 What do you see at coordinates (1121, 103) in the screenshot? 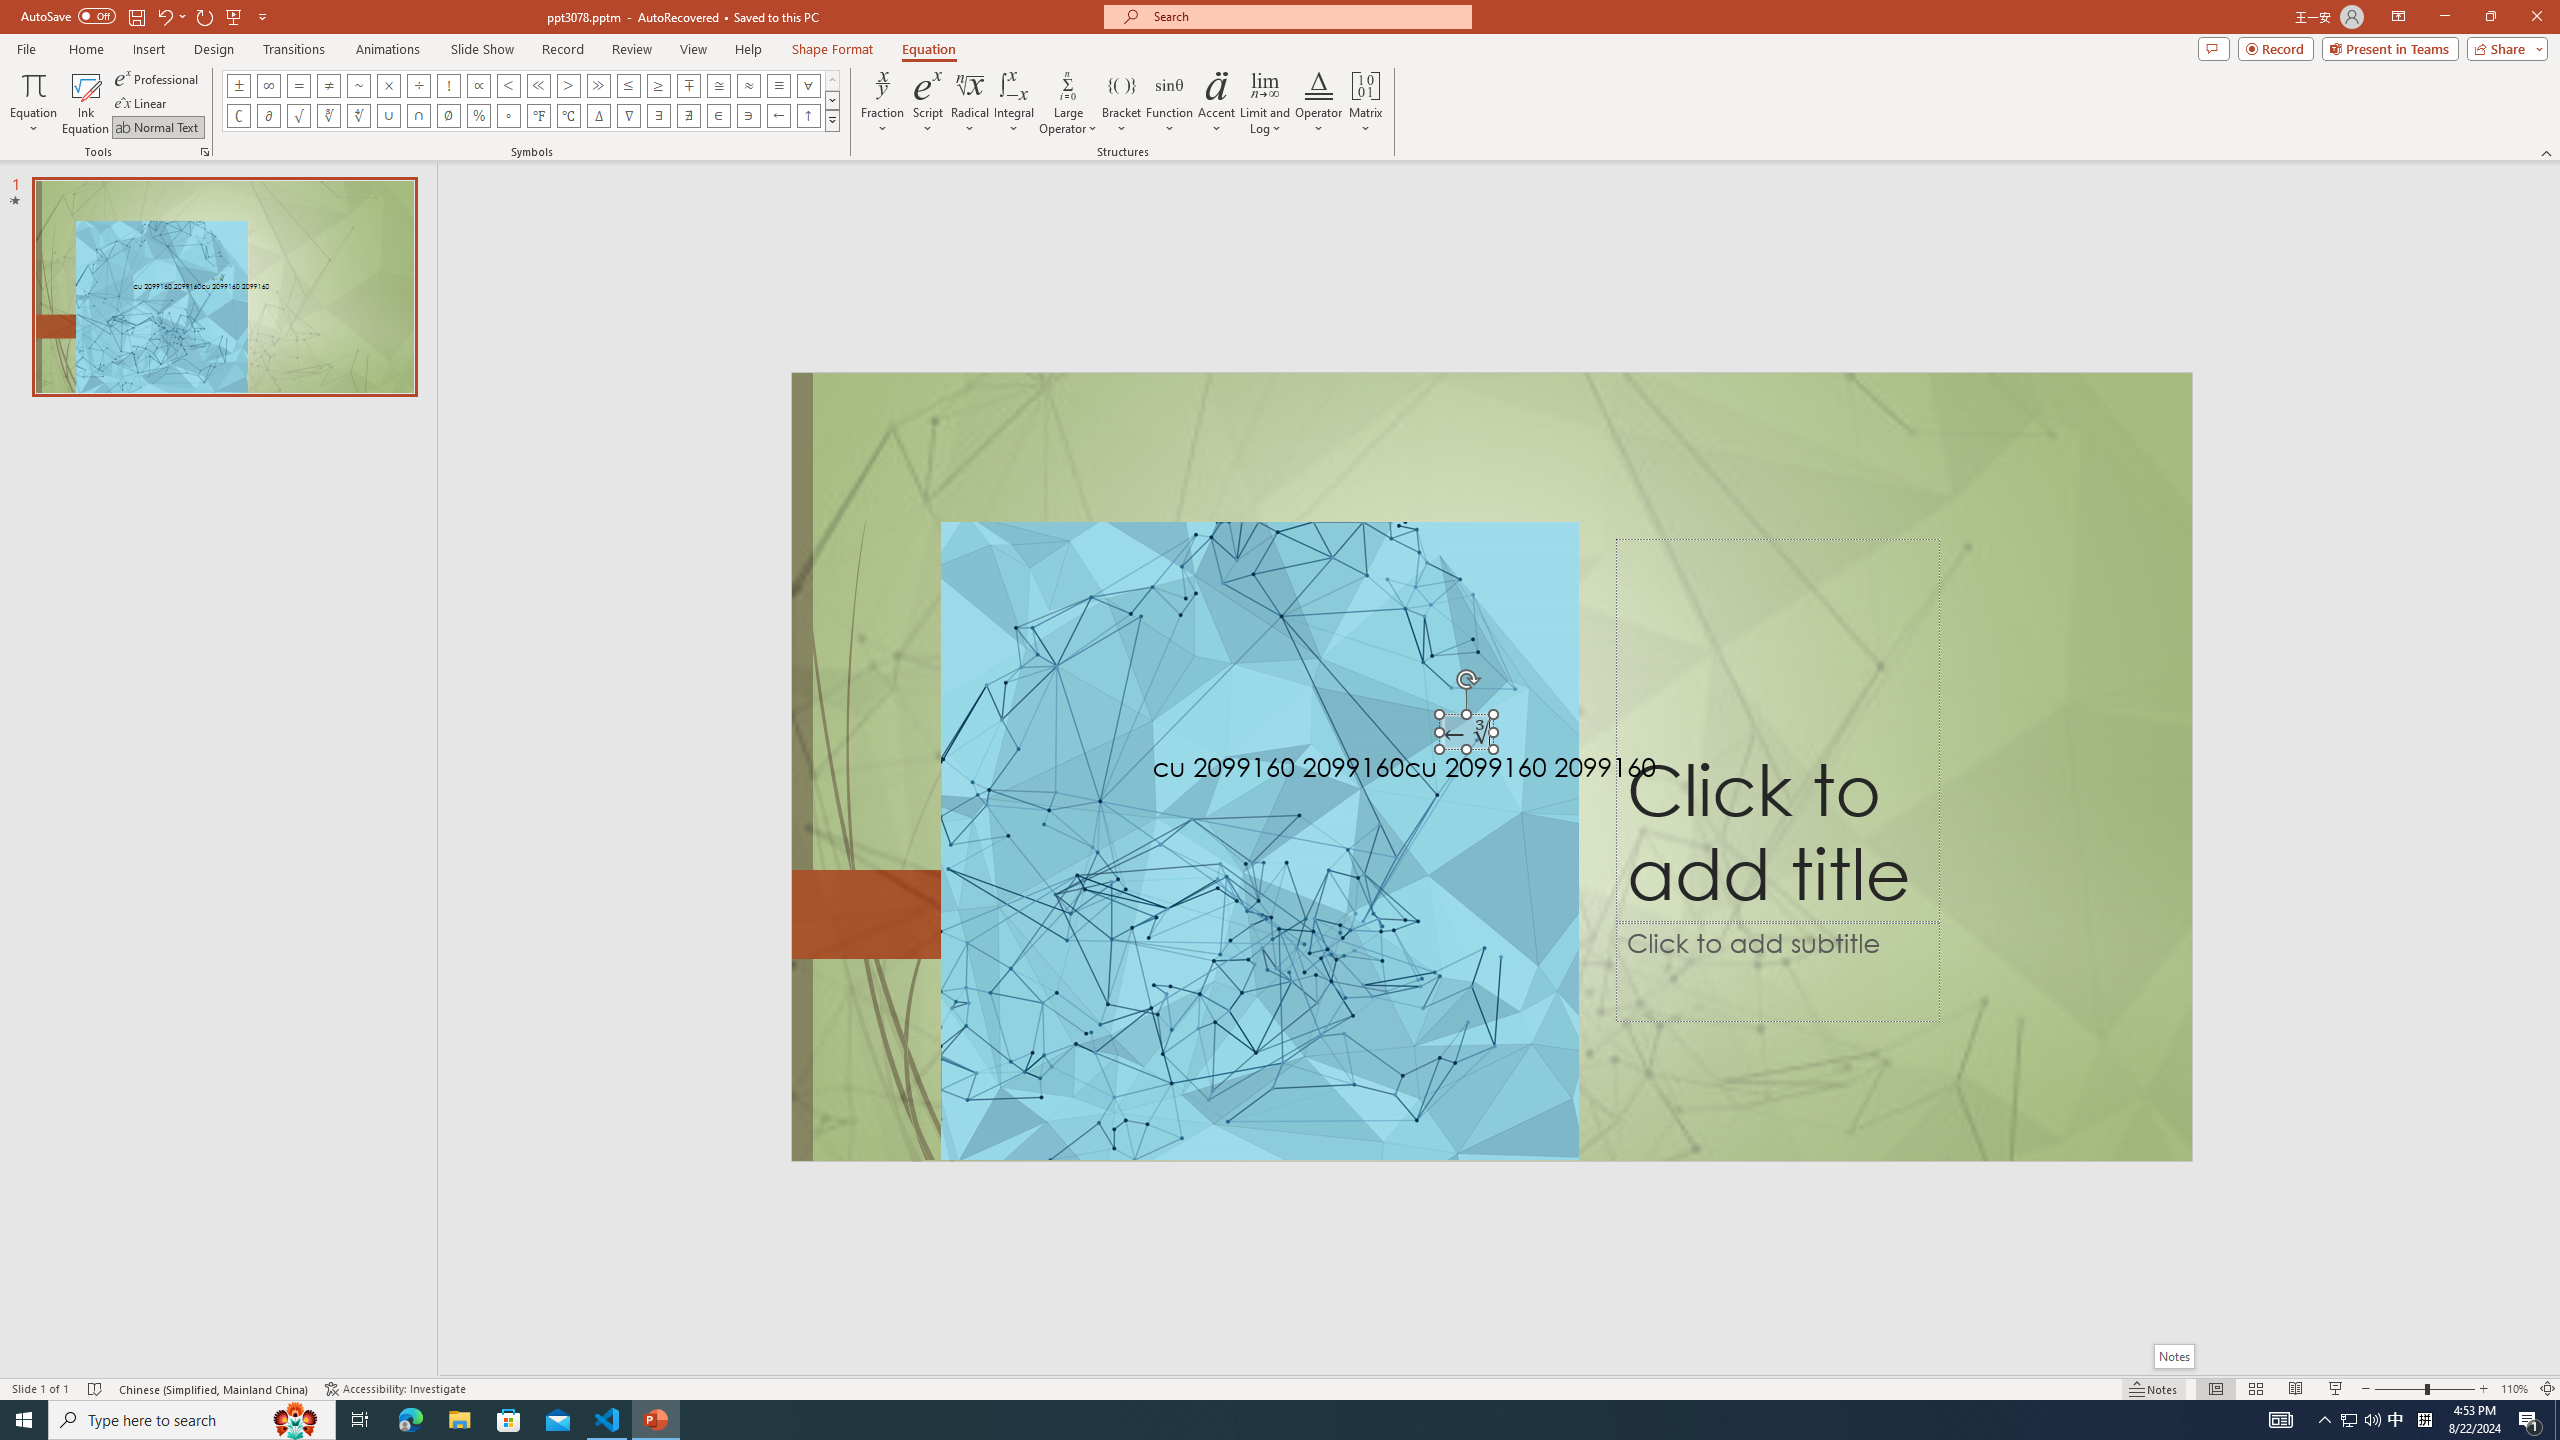
I see `'Bracket'` at bounding box center [1121, 103].